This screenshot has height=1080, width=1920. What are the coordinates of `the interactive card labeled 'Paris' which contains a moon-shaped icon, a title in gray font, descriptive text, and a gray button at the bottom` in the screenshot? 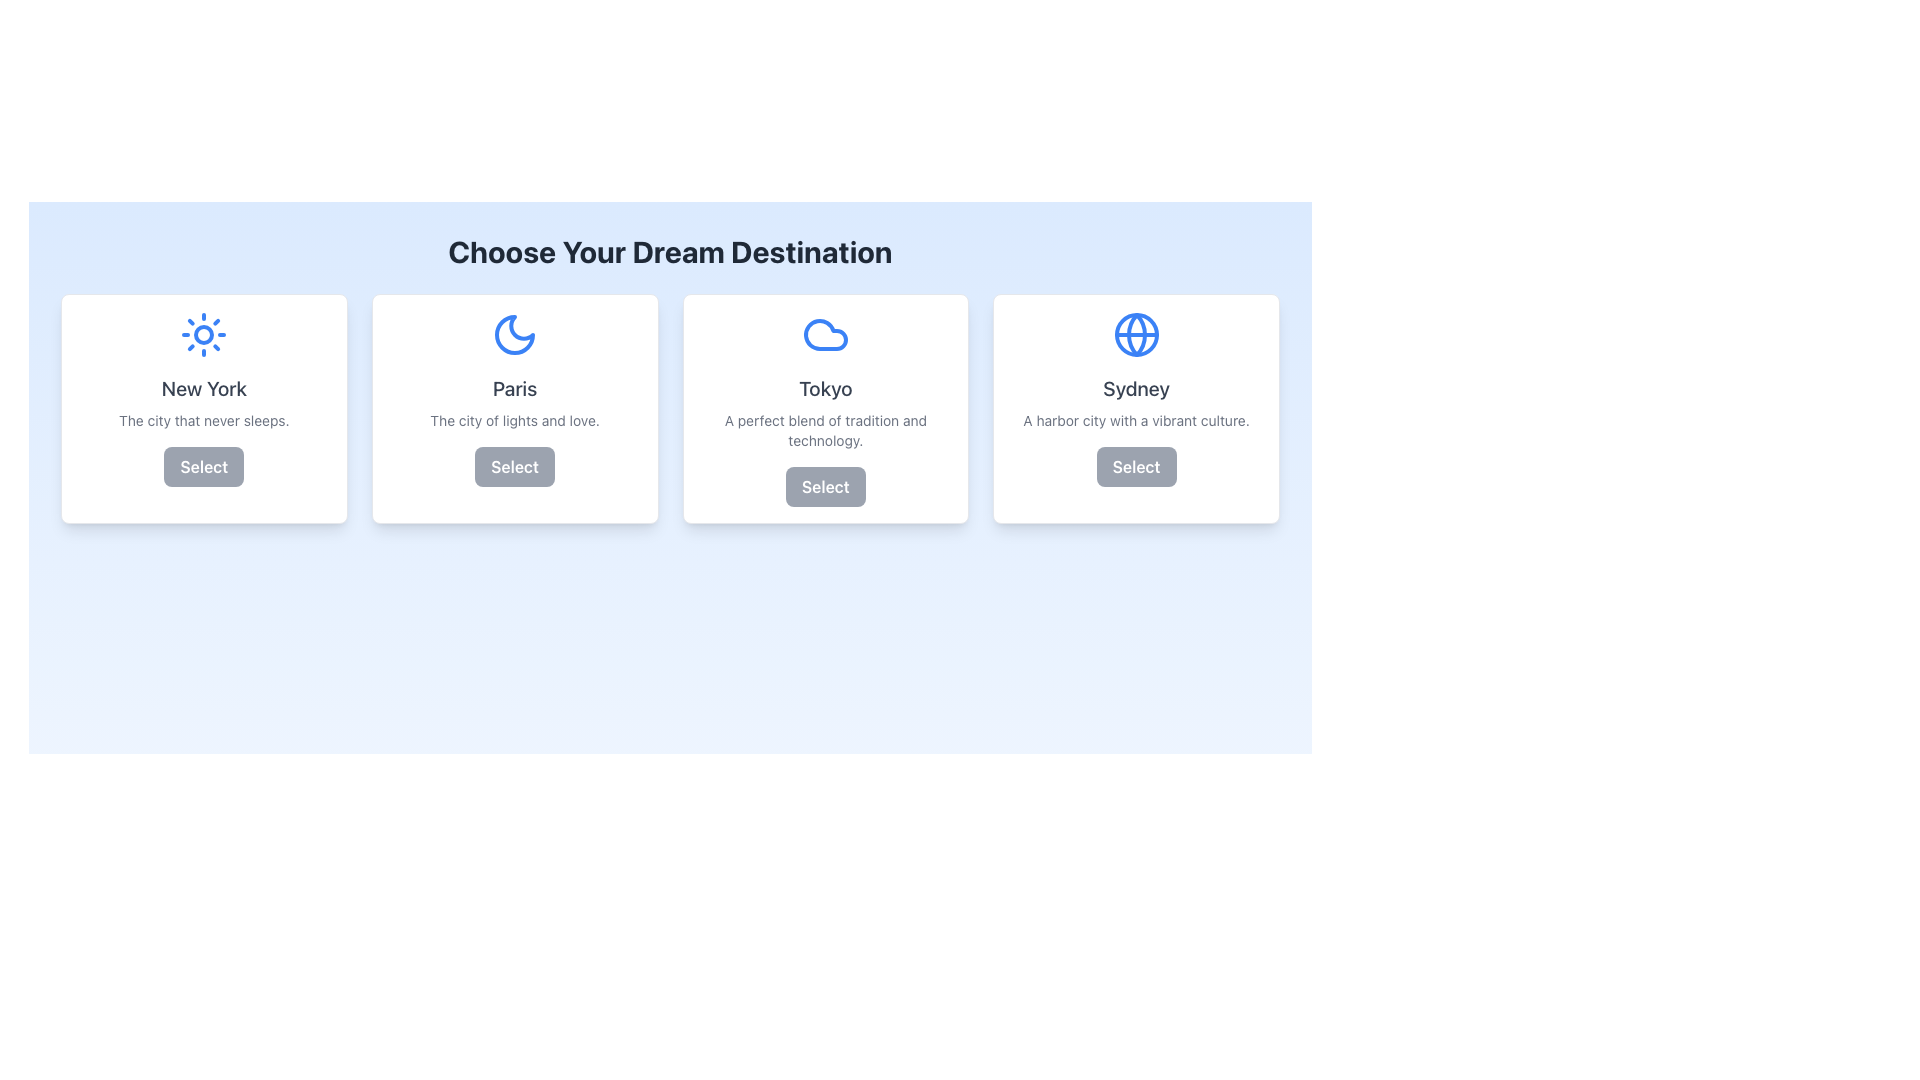 It's located at (515, 407).